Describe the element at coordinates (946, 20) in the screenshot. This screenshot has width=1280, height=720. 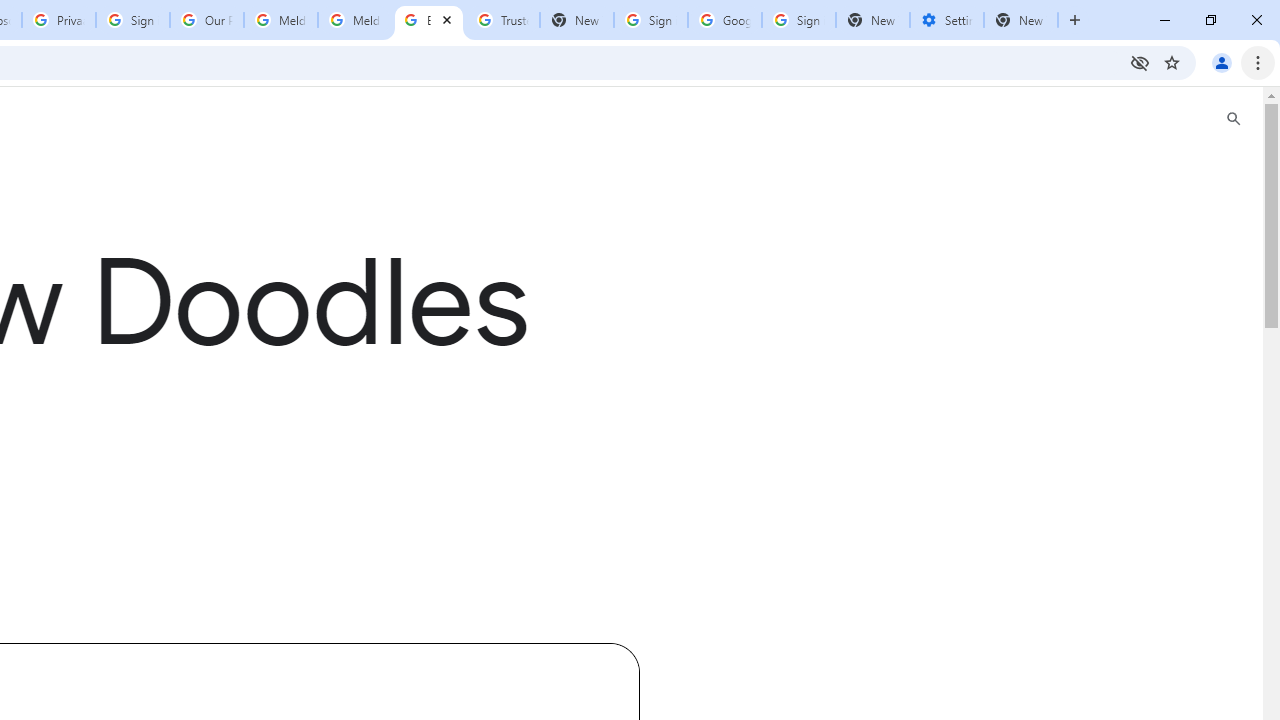
I see `'Settings - Addresses and more'` at that location.